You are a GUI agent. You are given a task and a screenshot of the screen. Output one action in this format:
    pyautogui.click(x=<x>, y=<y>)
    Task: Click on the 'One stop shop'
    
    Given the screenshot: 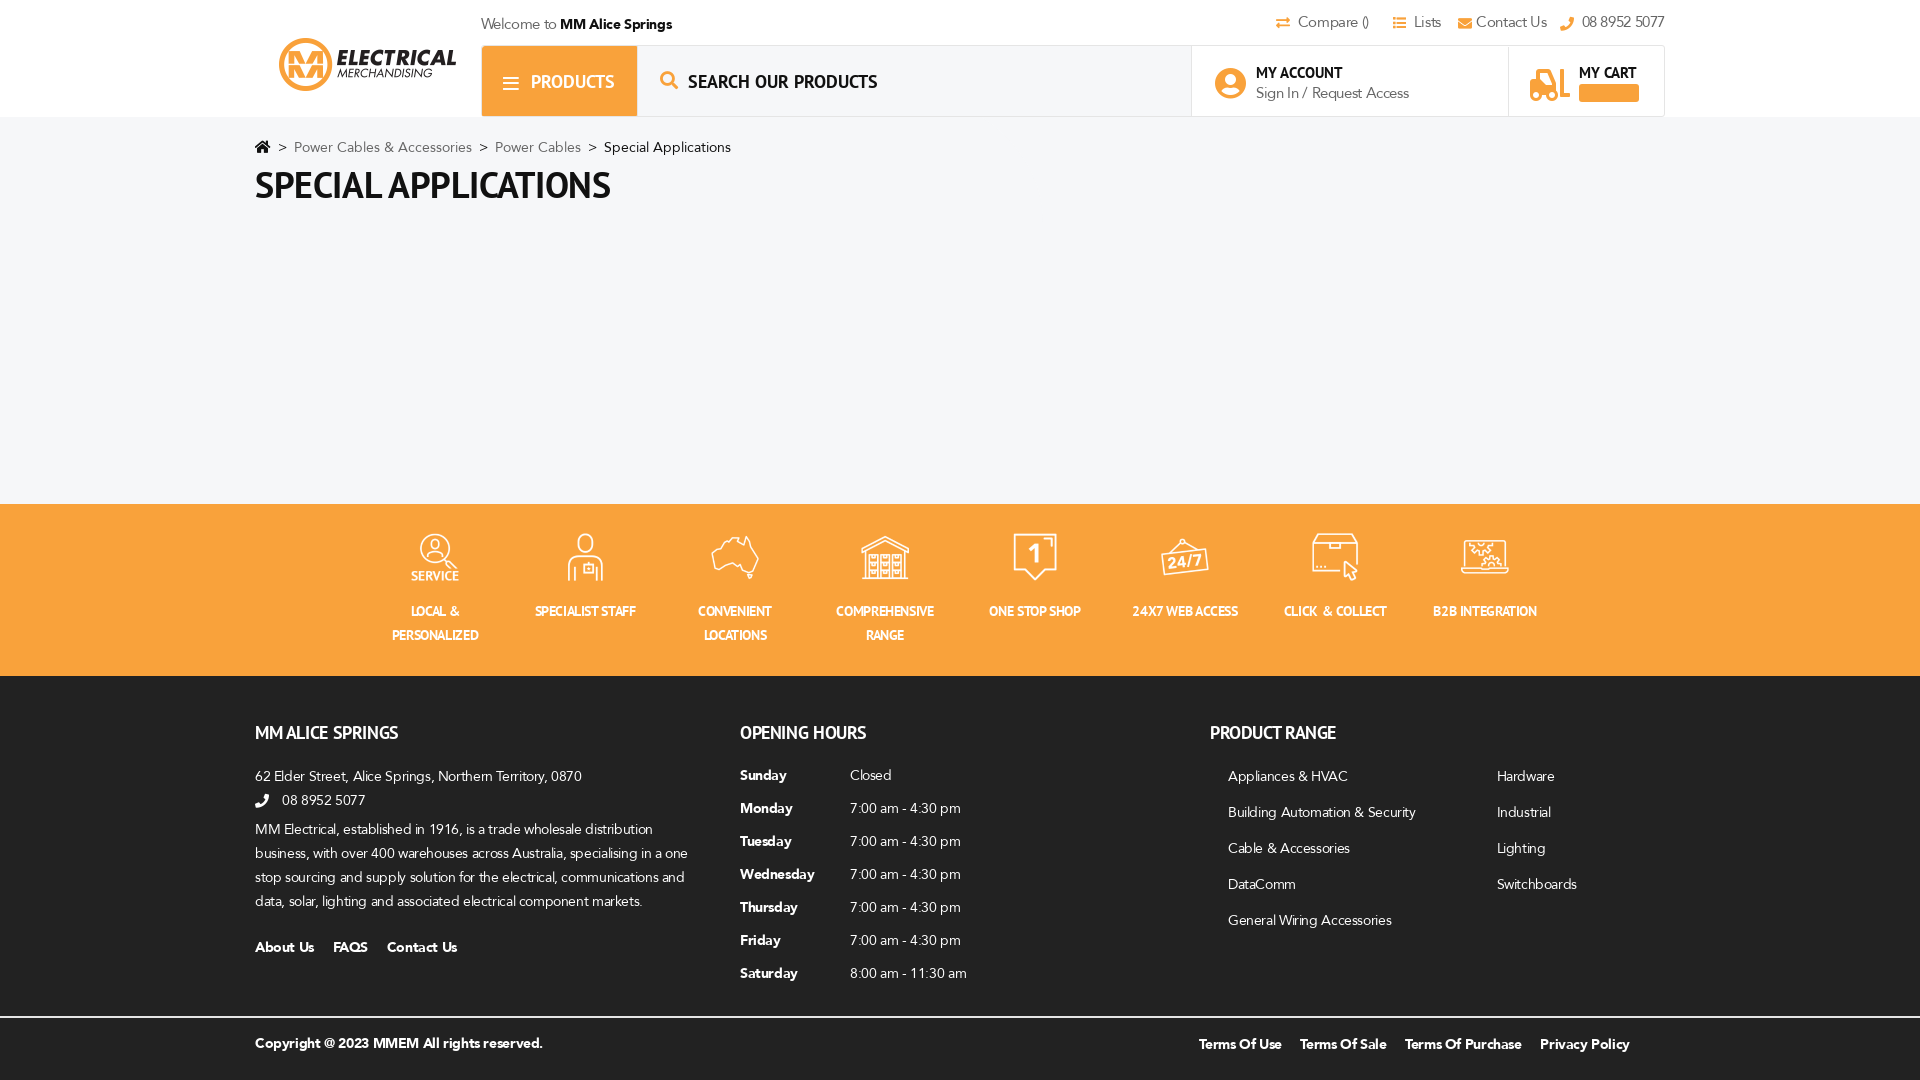 What is the action you would take?
    pyautogui.click(x=1035, y=555)
    